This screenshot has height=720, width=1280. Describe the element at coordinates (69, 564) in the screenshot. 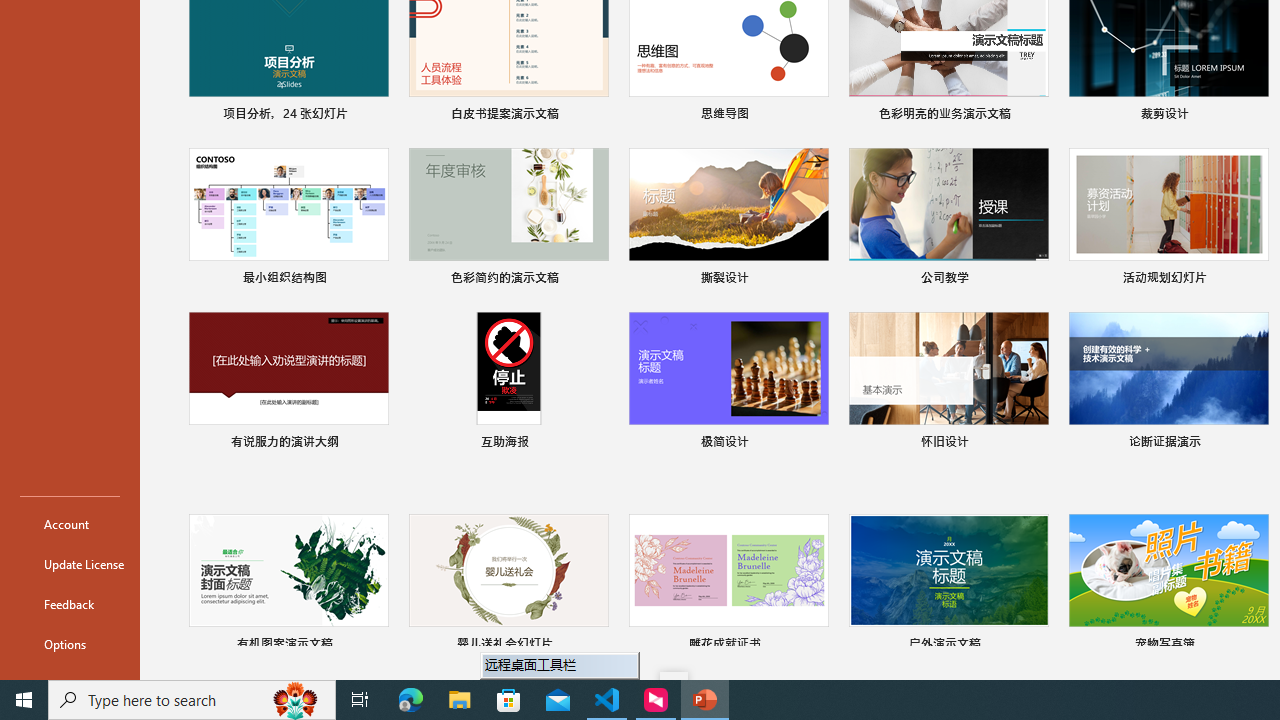

I see `'Update License'` at that location.